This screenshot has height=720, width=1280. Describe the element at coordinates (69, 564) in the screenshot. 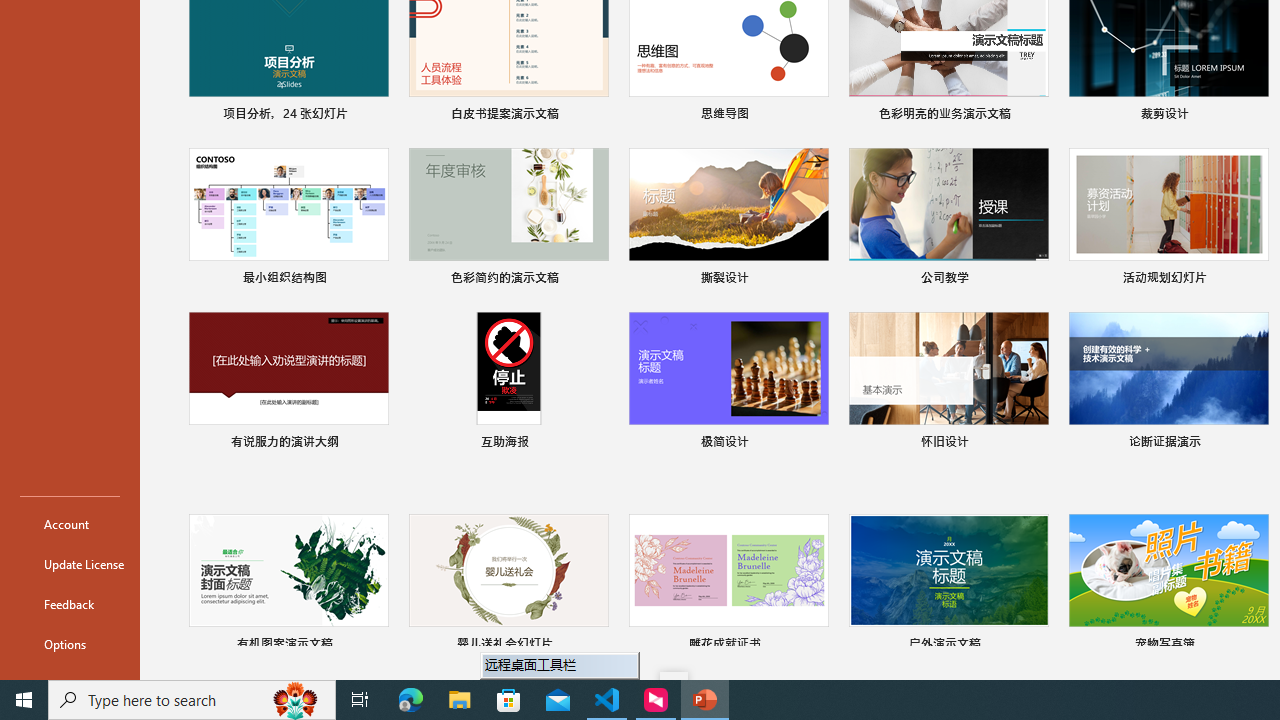

I see `'Update License'` at that location.